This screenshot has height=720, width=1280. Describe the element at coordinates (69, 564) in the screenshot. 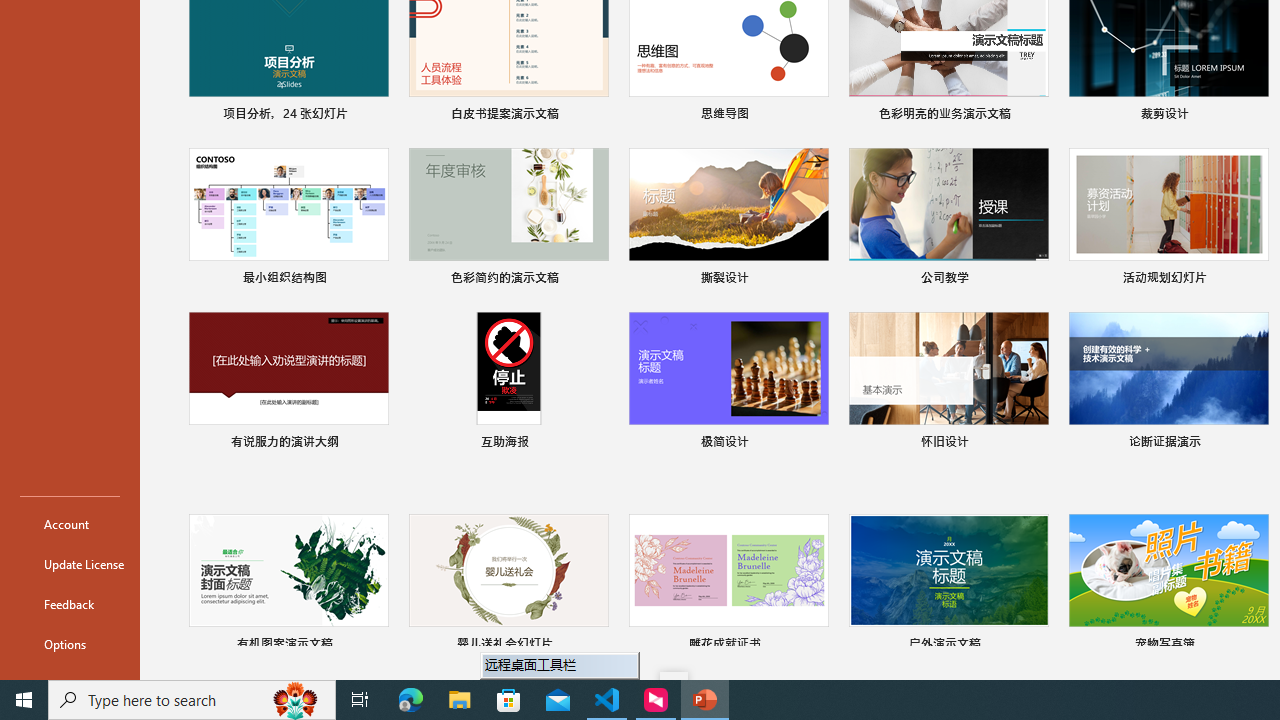

I see `'Update License'` at that location.